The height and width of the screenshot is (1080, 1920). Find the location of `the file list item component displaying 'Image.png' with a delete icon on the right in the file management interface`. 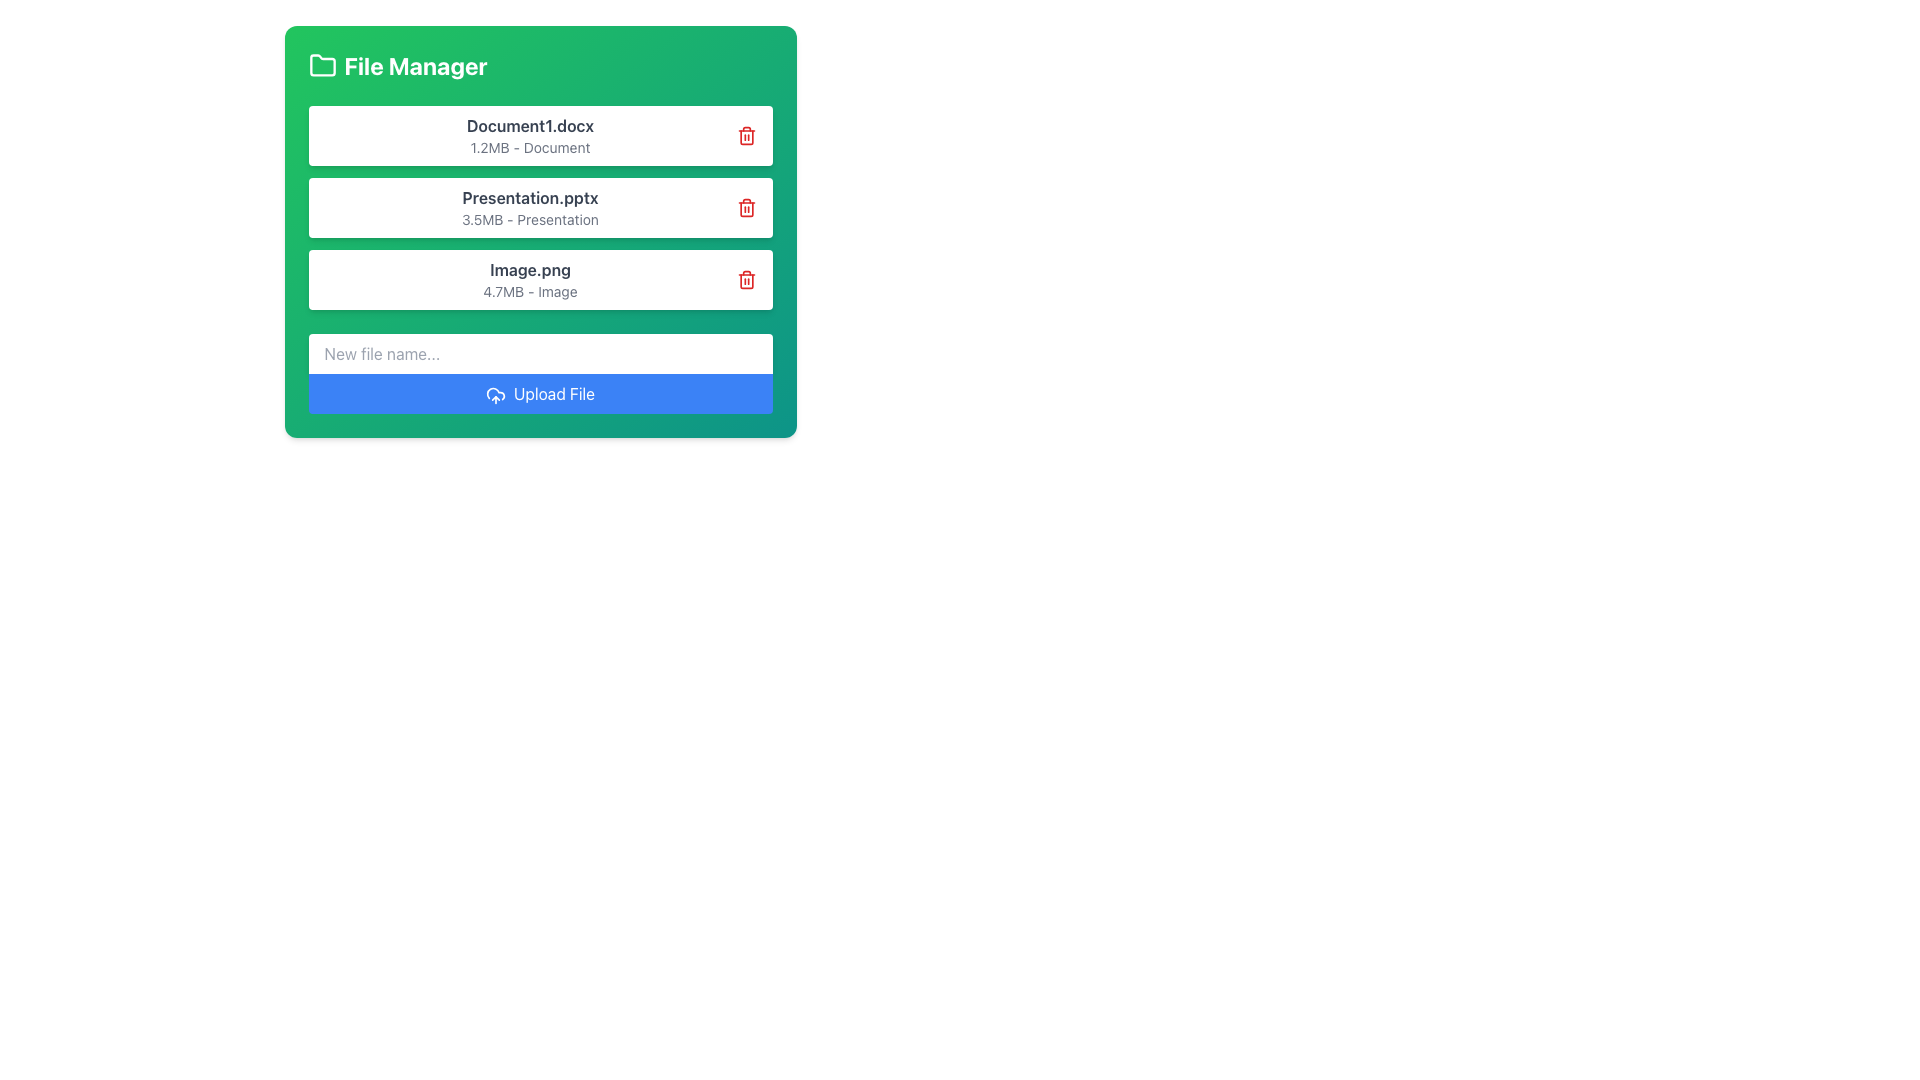

the file list item component displaying 'Image.png' with a delete icon on the right in the file management interface is located at coordinates (540, 280).